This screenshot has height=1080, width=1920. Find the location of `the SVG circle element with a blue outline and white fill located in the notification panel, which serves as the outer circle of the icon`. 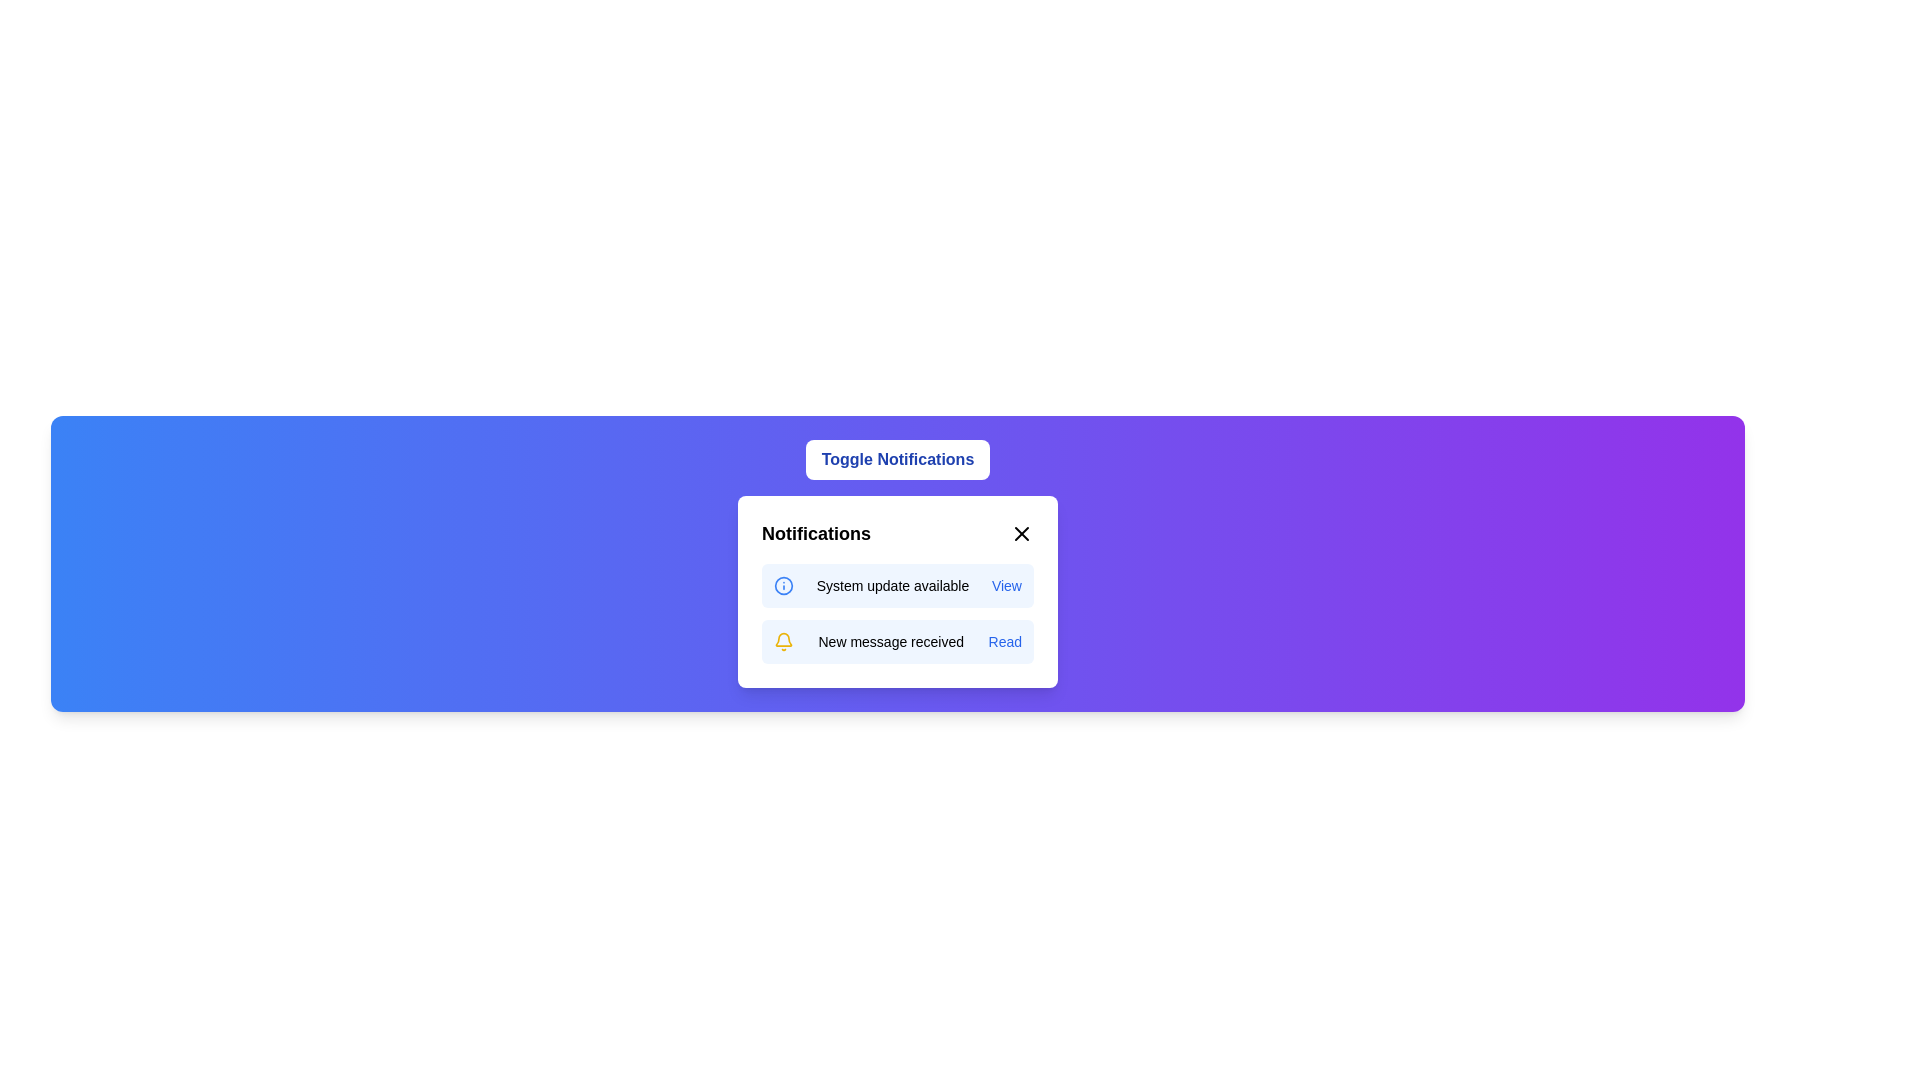

the SVG circle element with a blue outline and white fill located in the notification panel, which serves as the outer circle of the icon is located at coordinates (782, 585).